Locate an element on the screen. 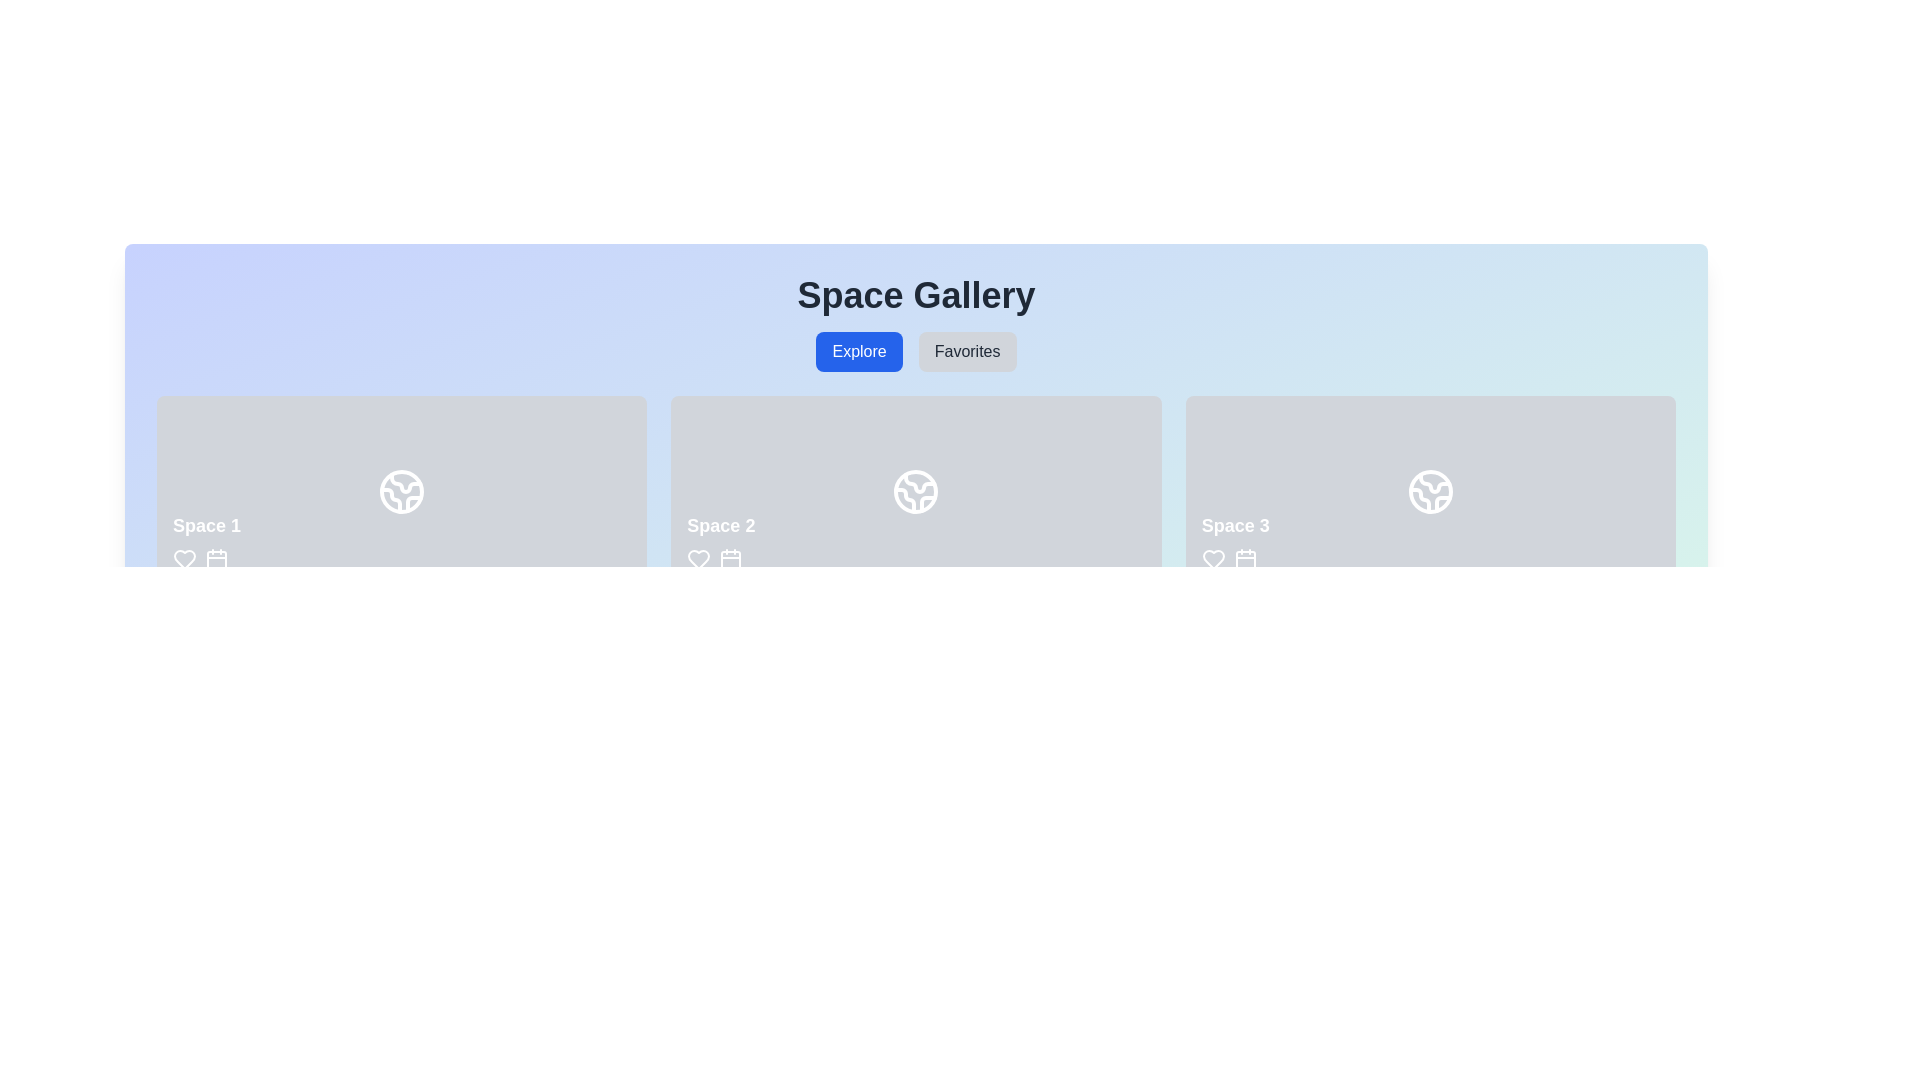 The width and height of the screenshot is (1920, 1080). the heart icon located at the bottom left of the 'Space 2' card is located at coordinates (699, 559).